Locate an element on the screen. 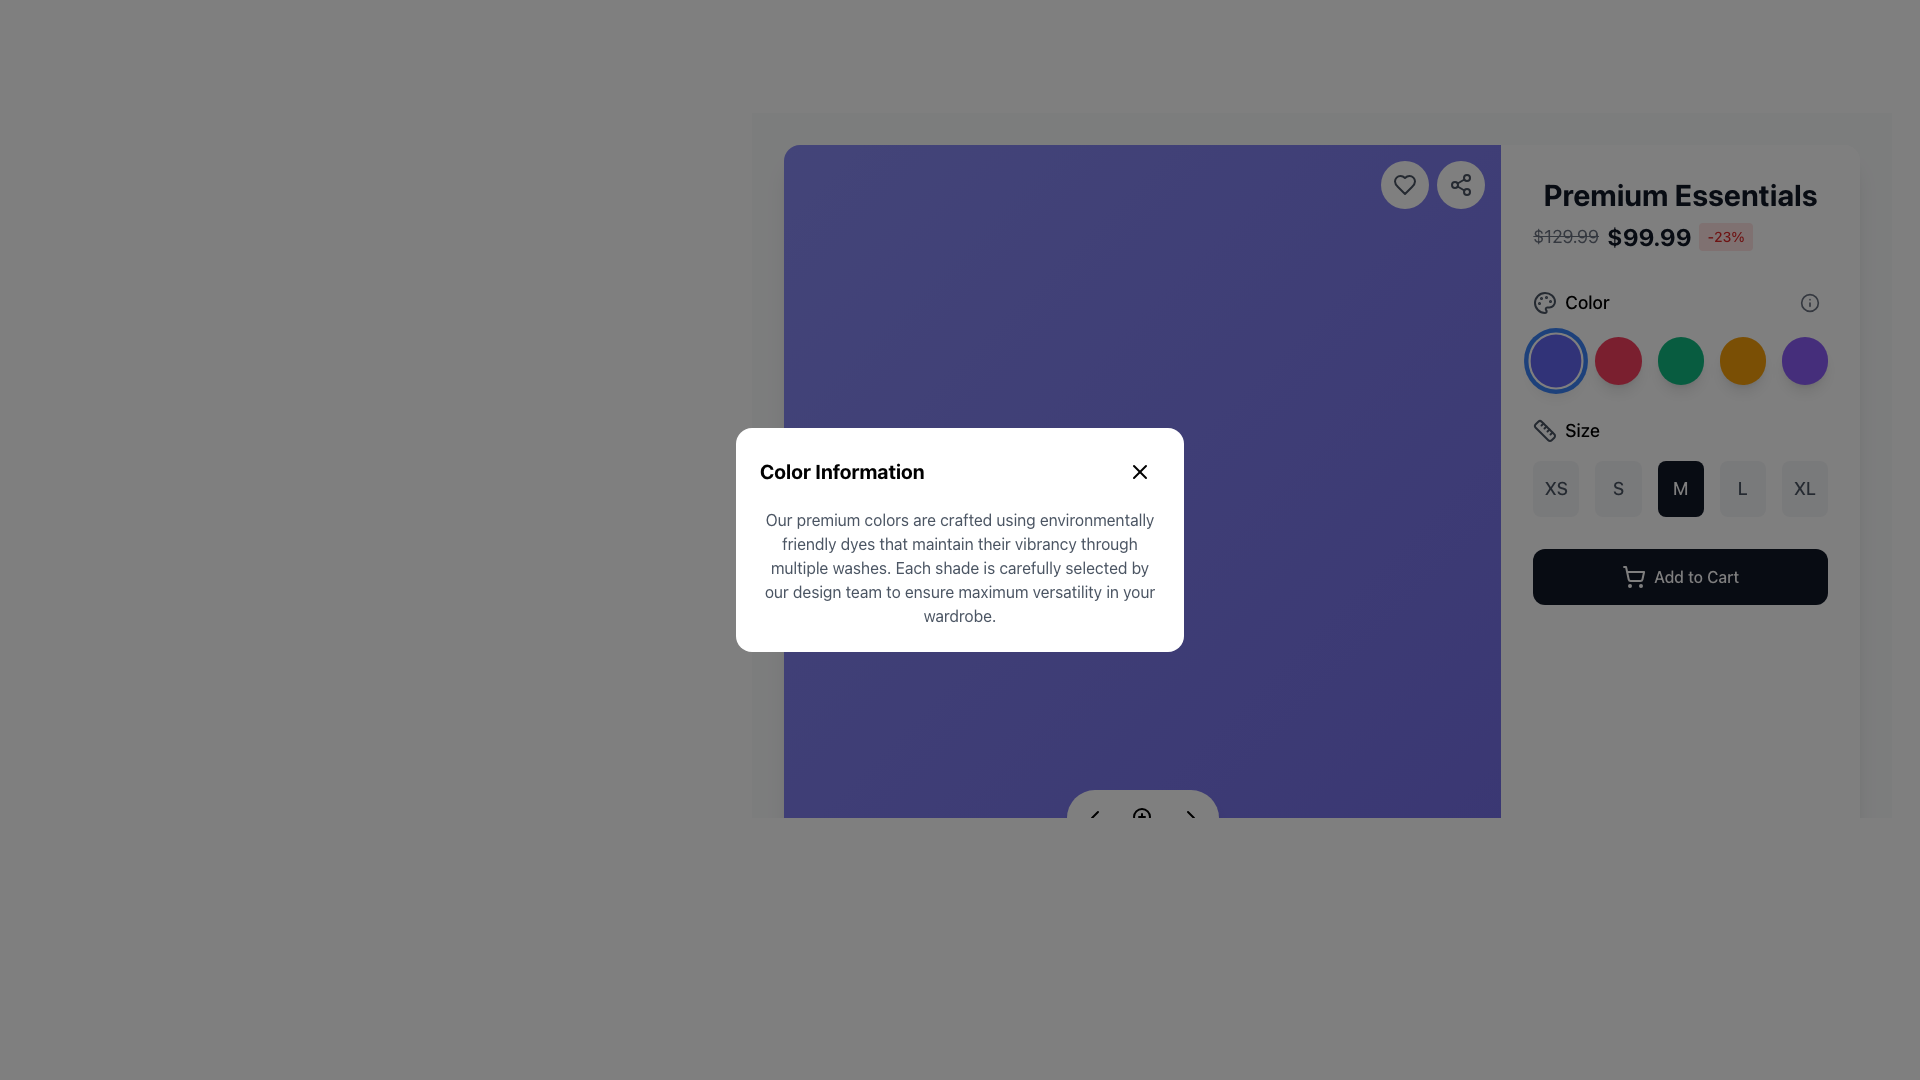  the 'XL' size selection button located in the size selection section below the 'Color' section is located at coordinates (1804, 489).